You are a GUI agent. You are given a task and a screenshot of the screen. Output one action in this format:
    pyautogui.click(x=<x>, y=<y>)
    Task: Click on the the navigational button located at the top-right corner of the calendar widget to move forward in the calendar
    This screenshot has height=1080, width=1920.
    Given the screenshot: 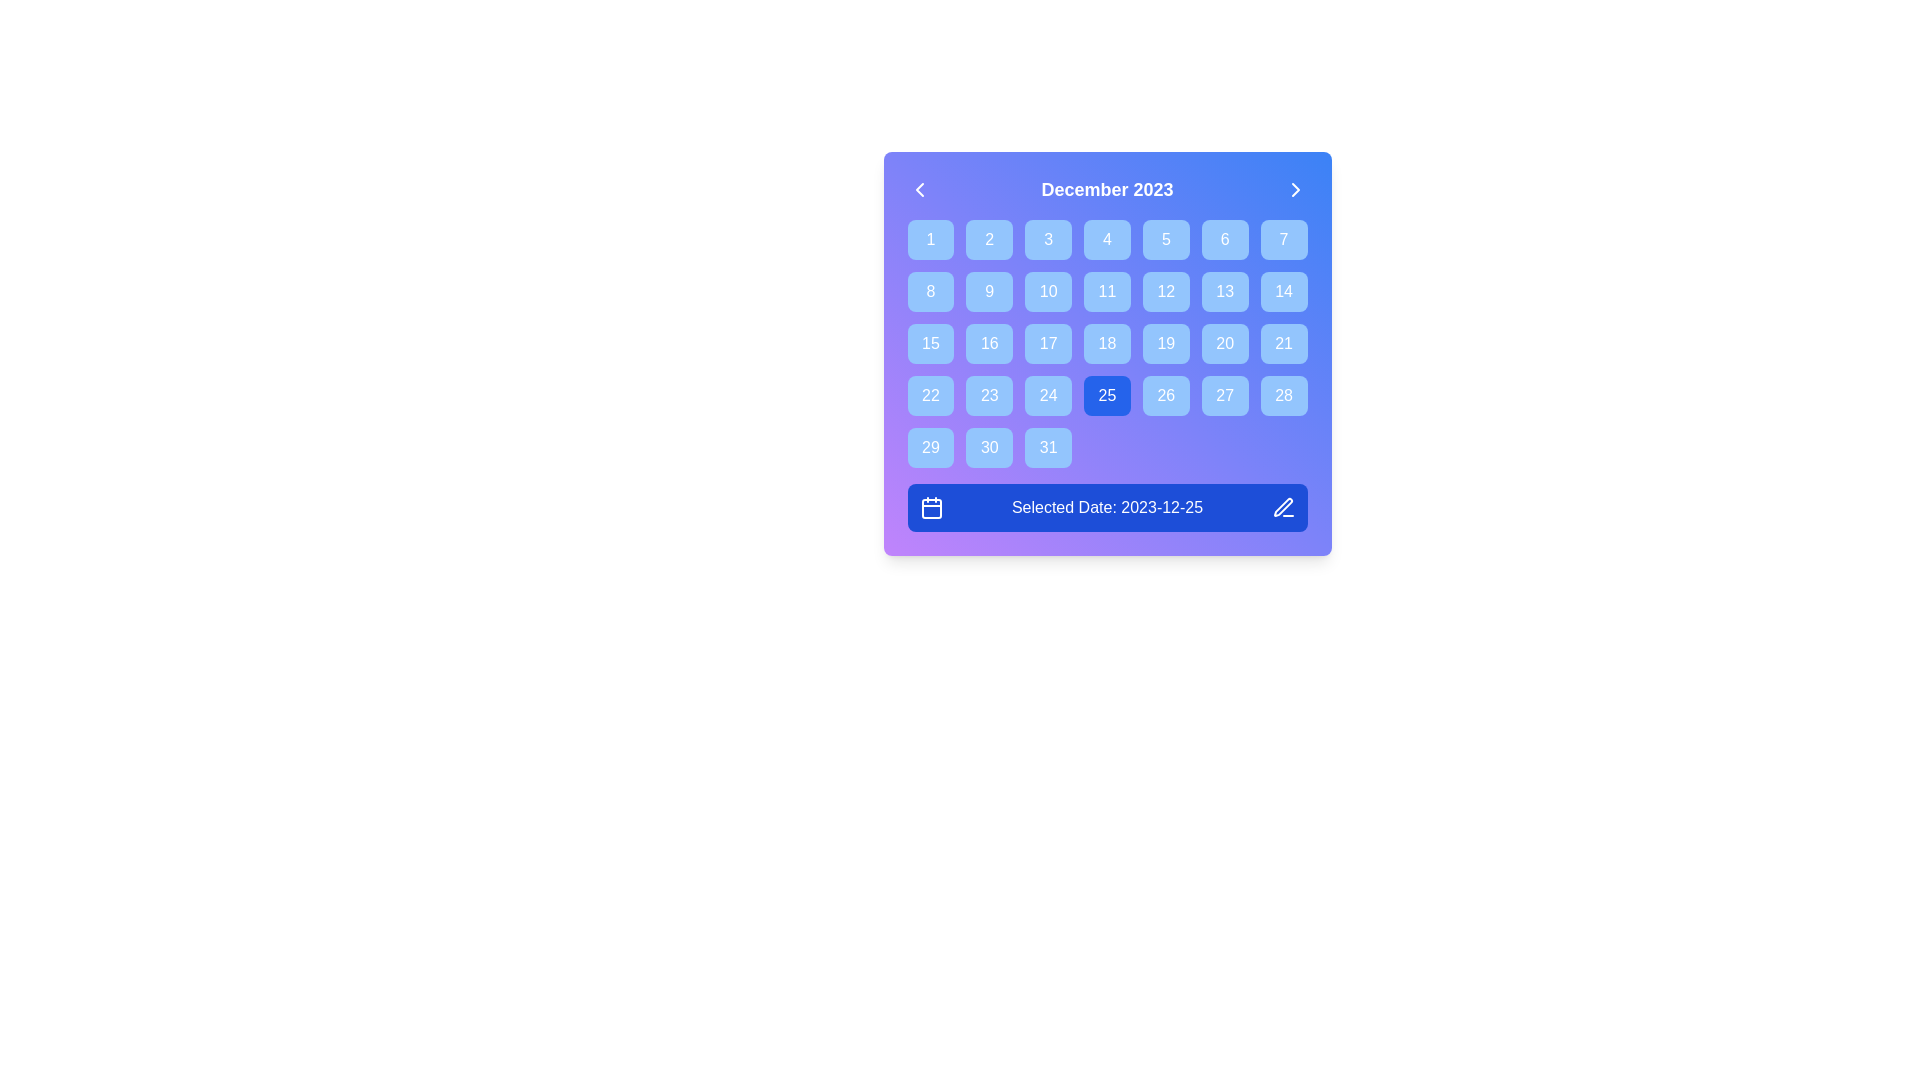 What is the action you would take?
    pyautogui.click(x=1295, y=189)
    